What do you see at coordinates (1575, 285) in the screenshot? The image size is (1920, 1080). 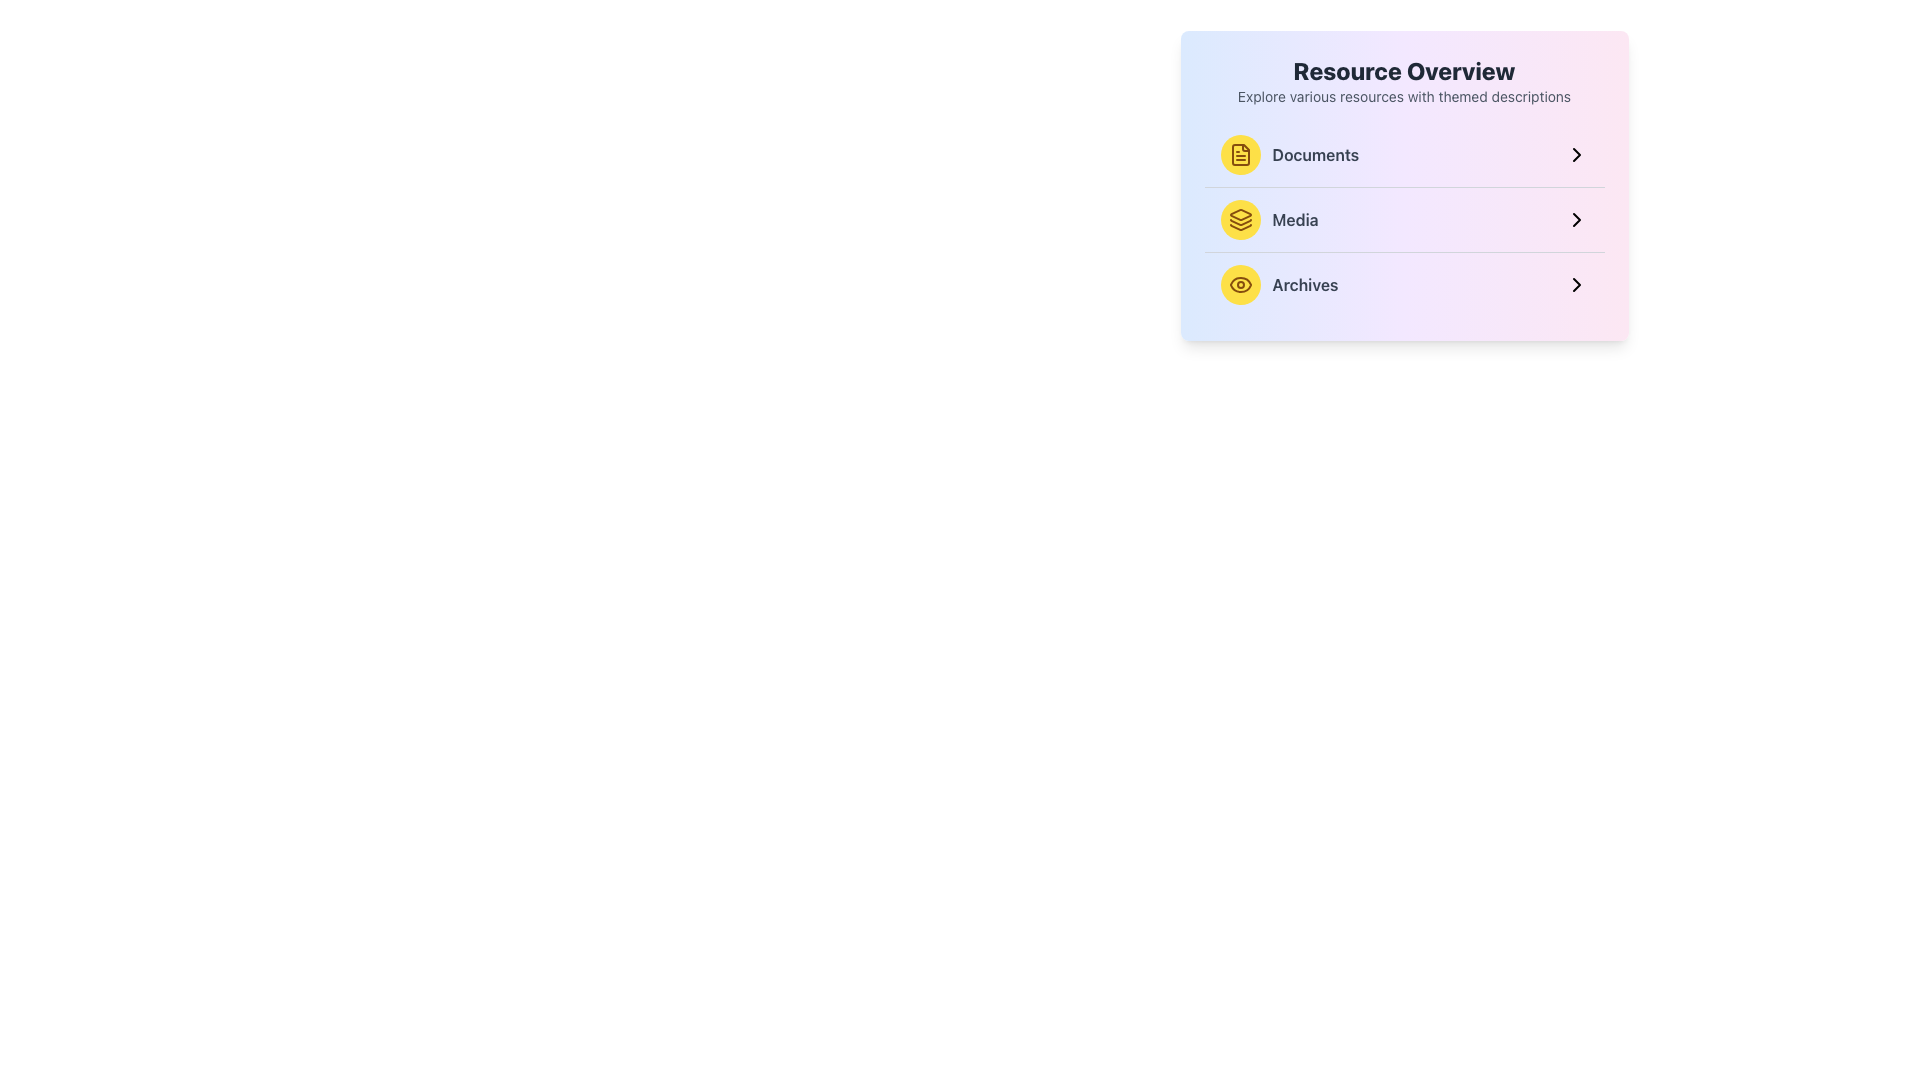 I see `the rightward-facing chevron icon located at the far right of the 'Archives' row` at bounding box center [1575, 285].